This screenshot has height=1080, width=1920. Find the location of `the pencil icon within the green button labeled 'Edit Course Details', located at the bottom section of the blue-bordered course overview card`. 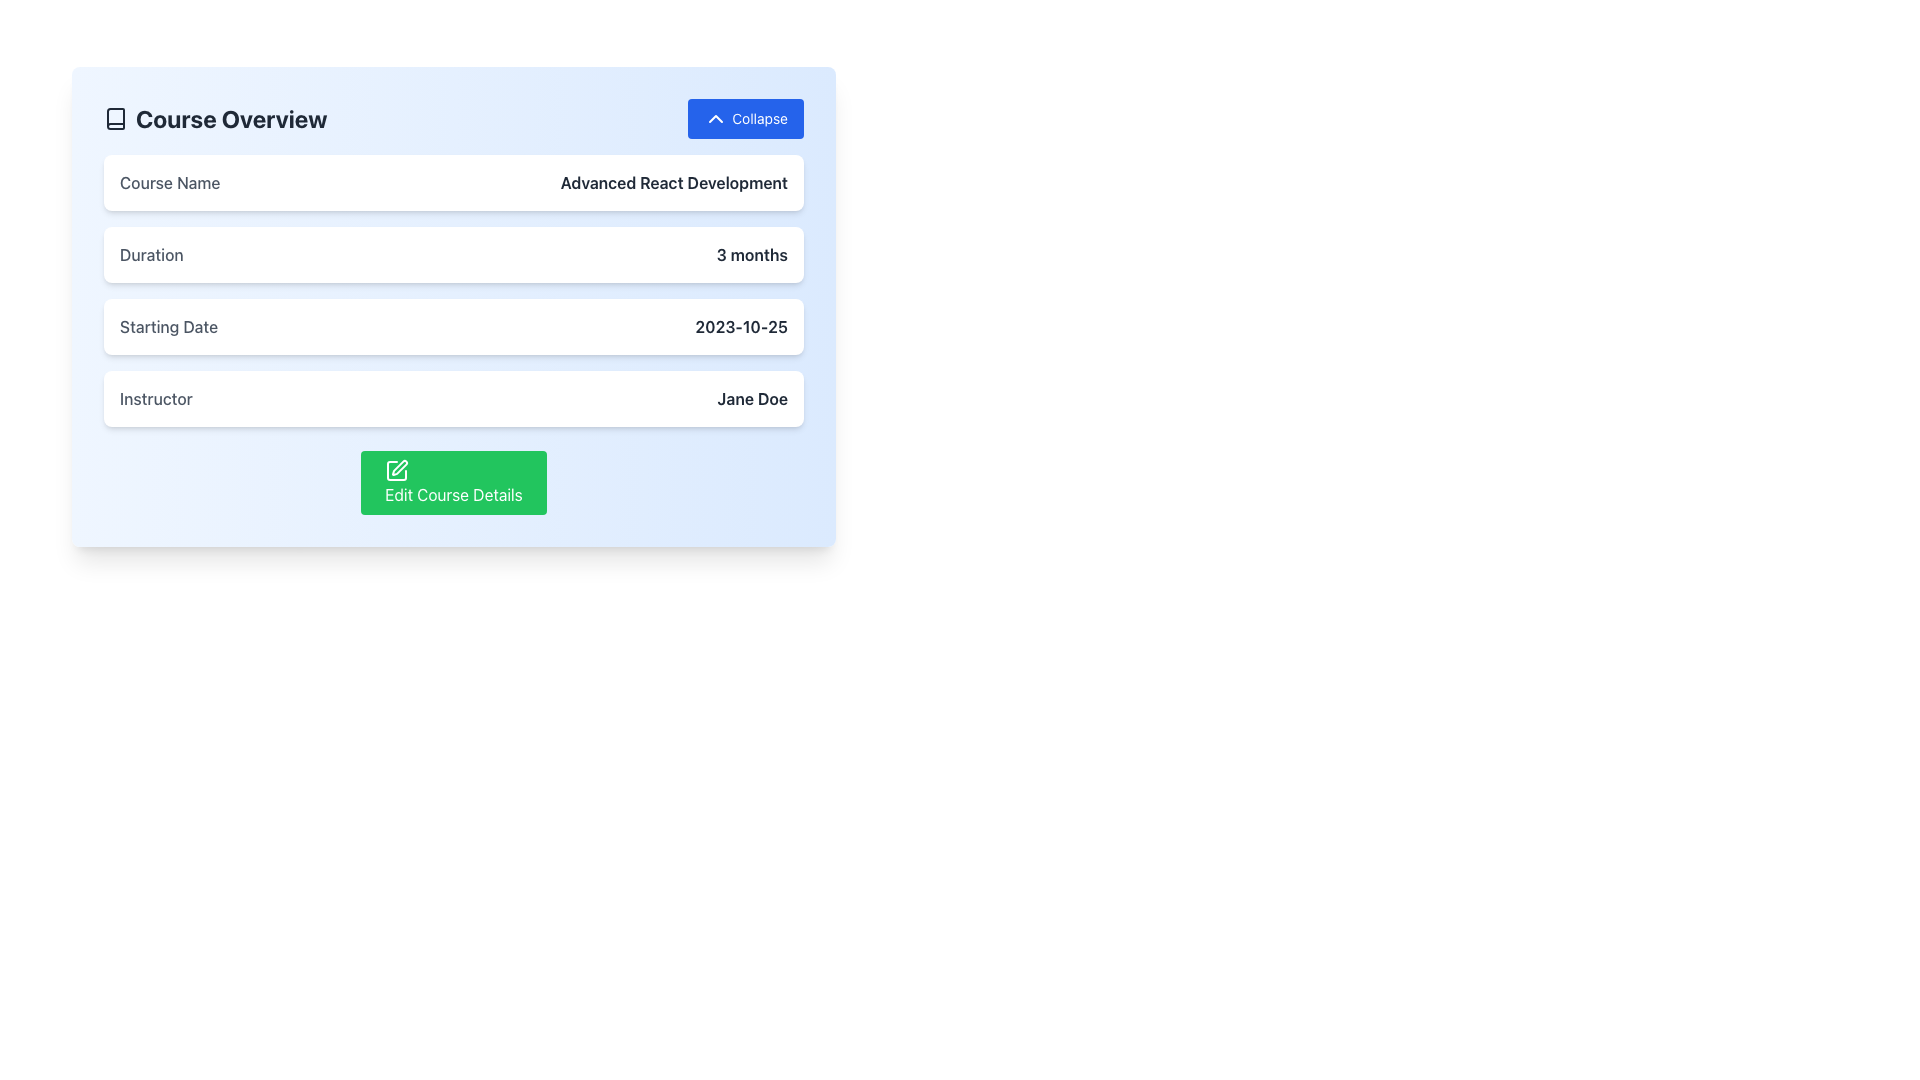

the pencil icon within the green button labeled 'Edit Course Details', located at the bottom section of the blue-bordered course overview card is located at coordinates (400, 467).